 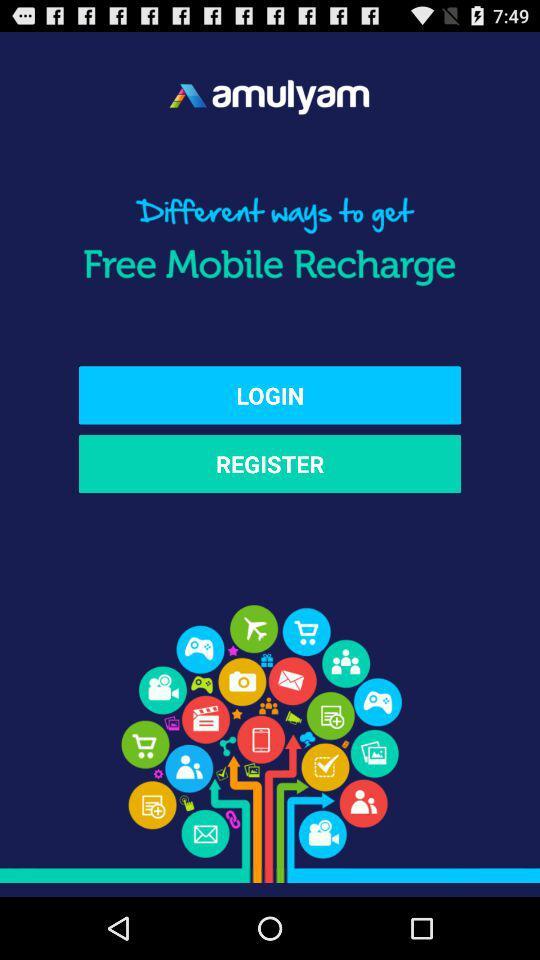 What do you see at coordinates (270, 394) in the screenshot?
I see `the icon above the register` at bounding box center [270, 394].